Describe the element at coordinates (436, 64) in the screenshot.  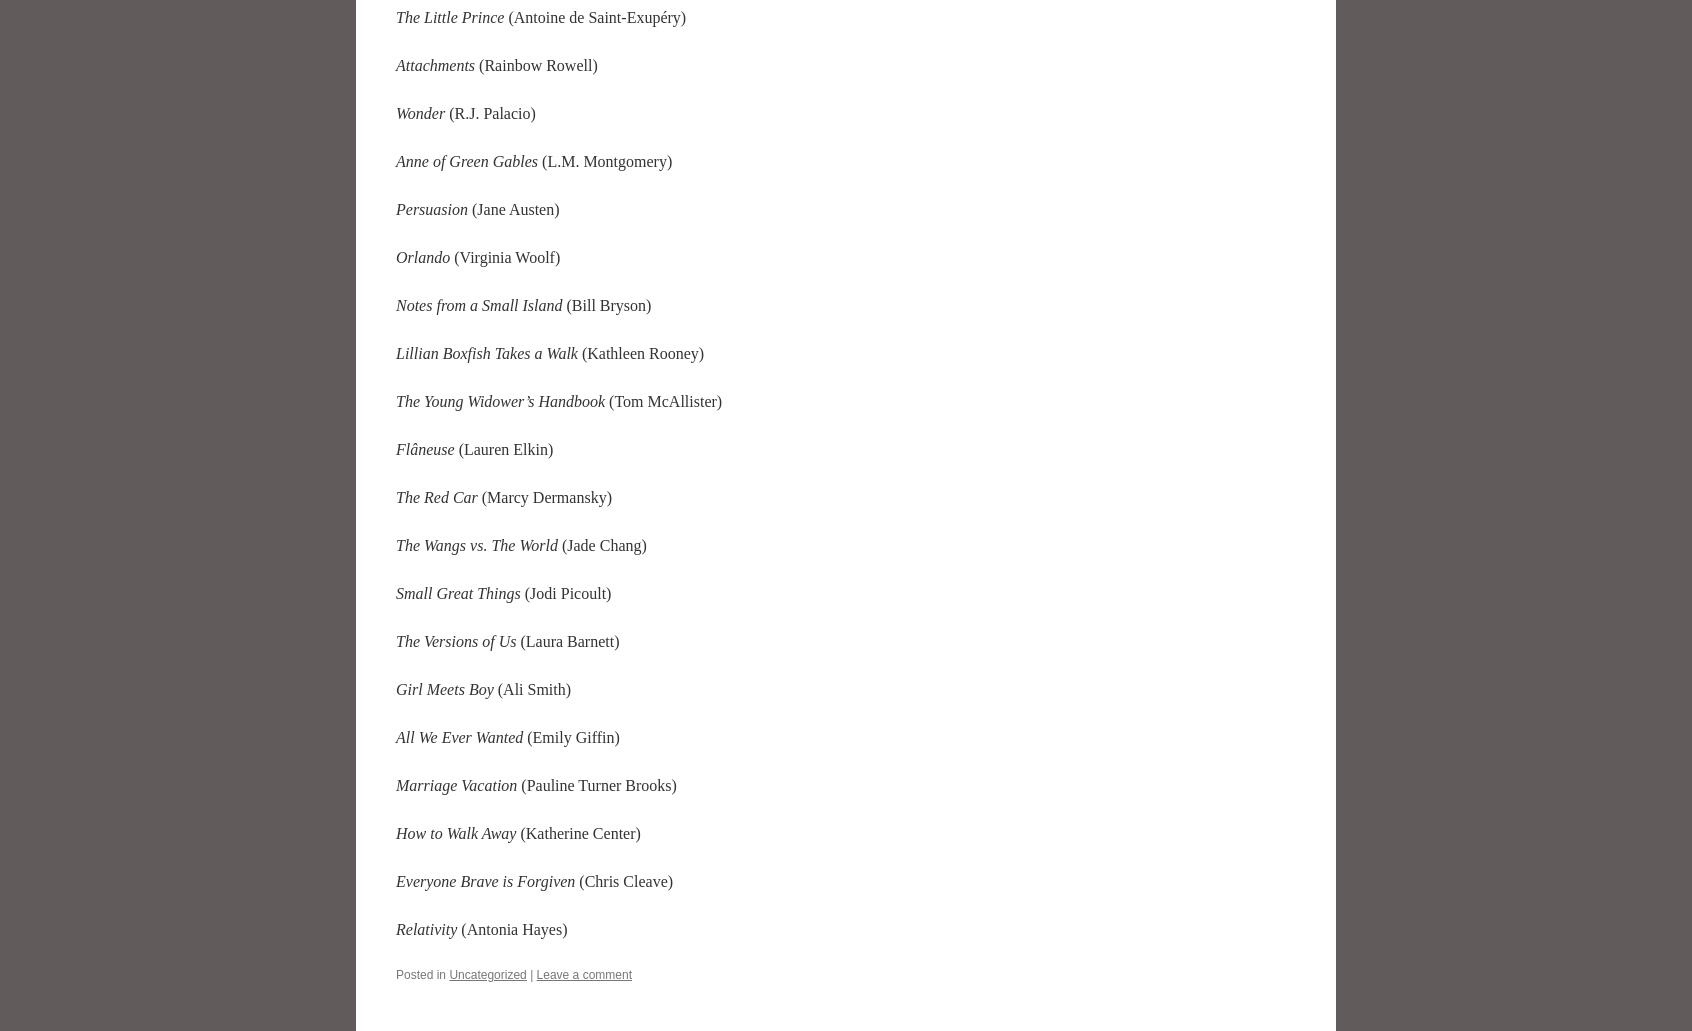
I see `'Attachments'` at that location.